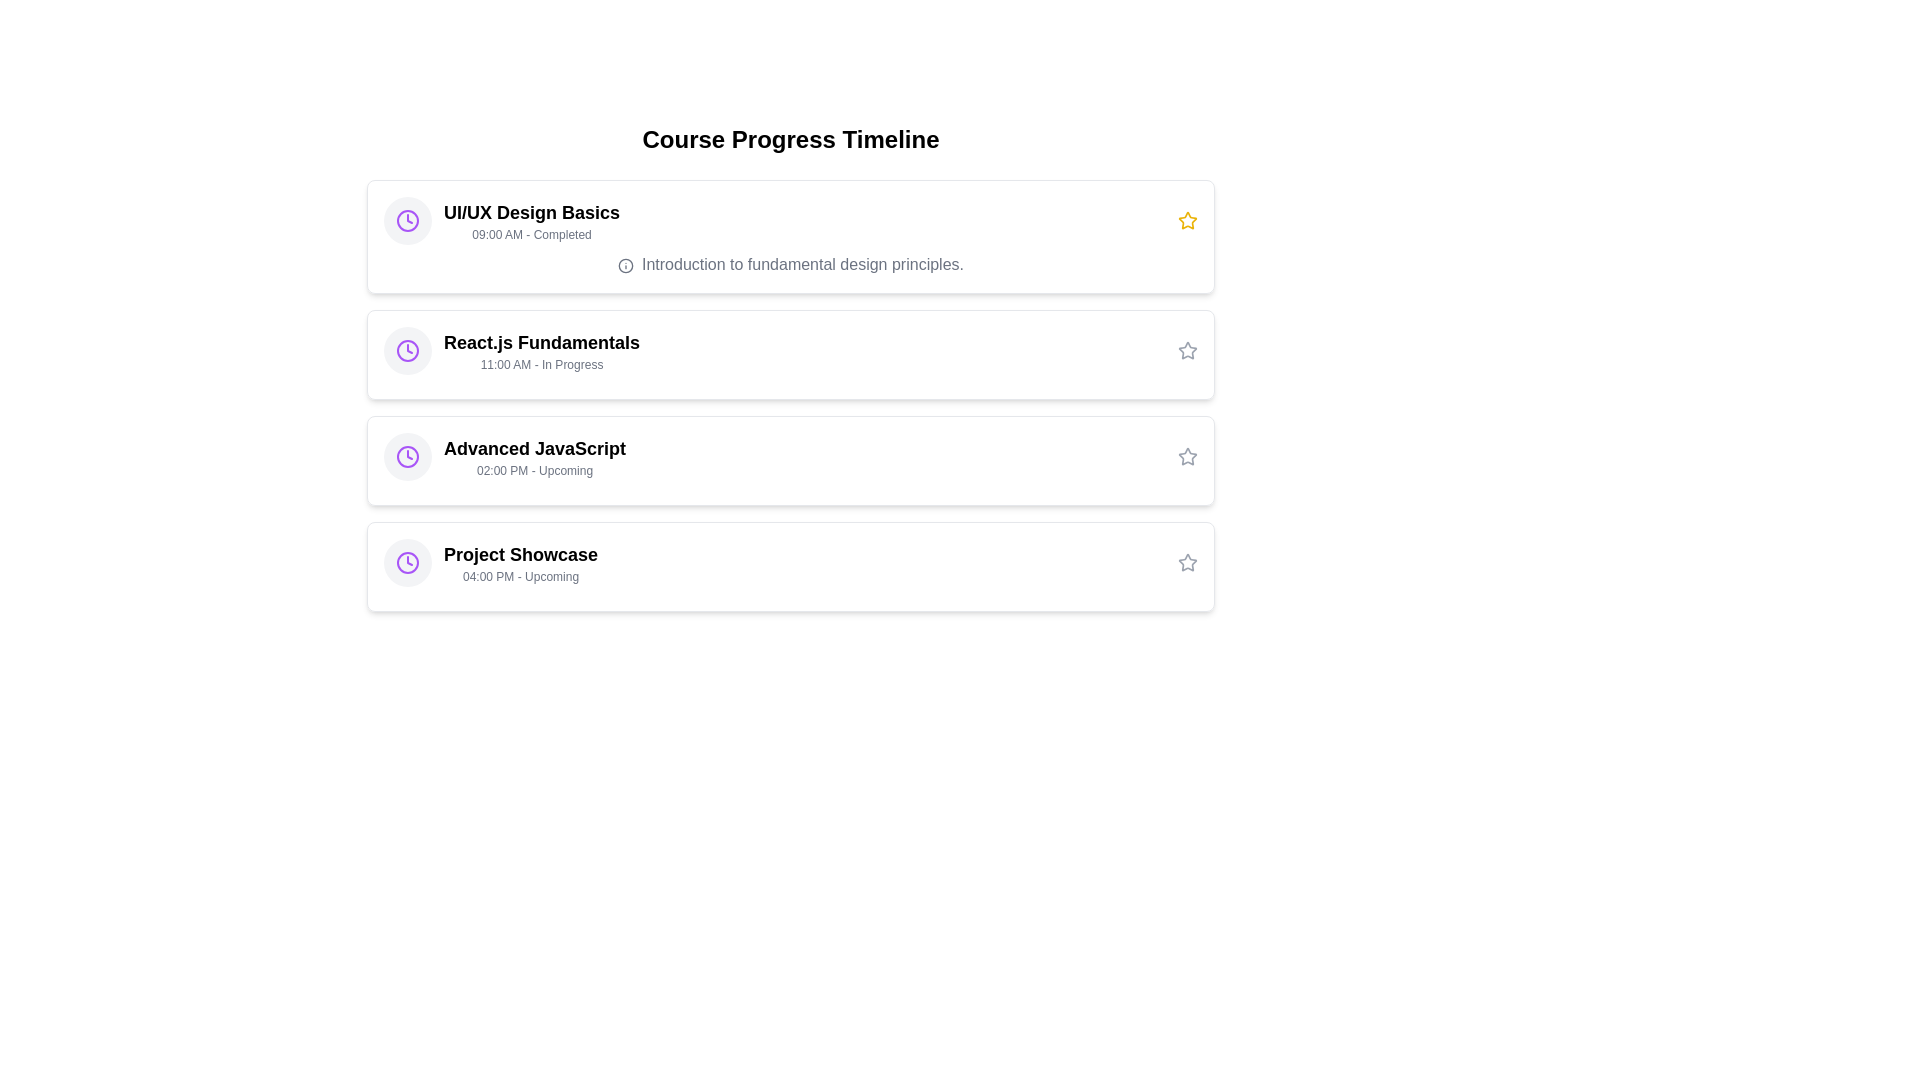 The image size is (1920, 1080). Describe the element at coordinates (790, 567) in the screenshot. I see `the fourth Event card titled 'Project Showcase' in the Course Progress Timeline` at that location.